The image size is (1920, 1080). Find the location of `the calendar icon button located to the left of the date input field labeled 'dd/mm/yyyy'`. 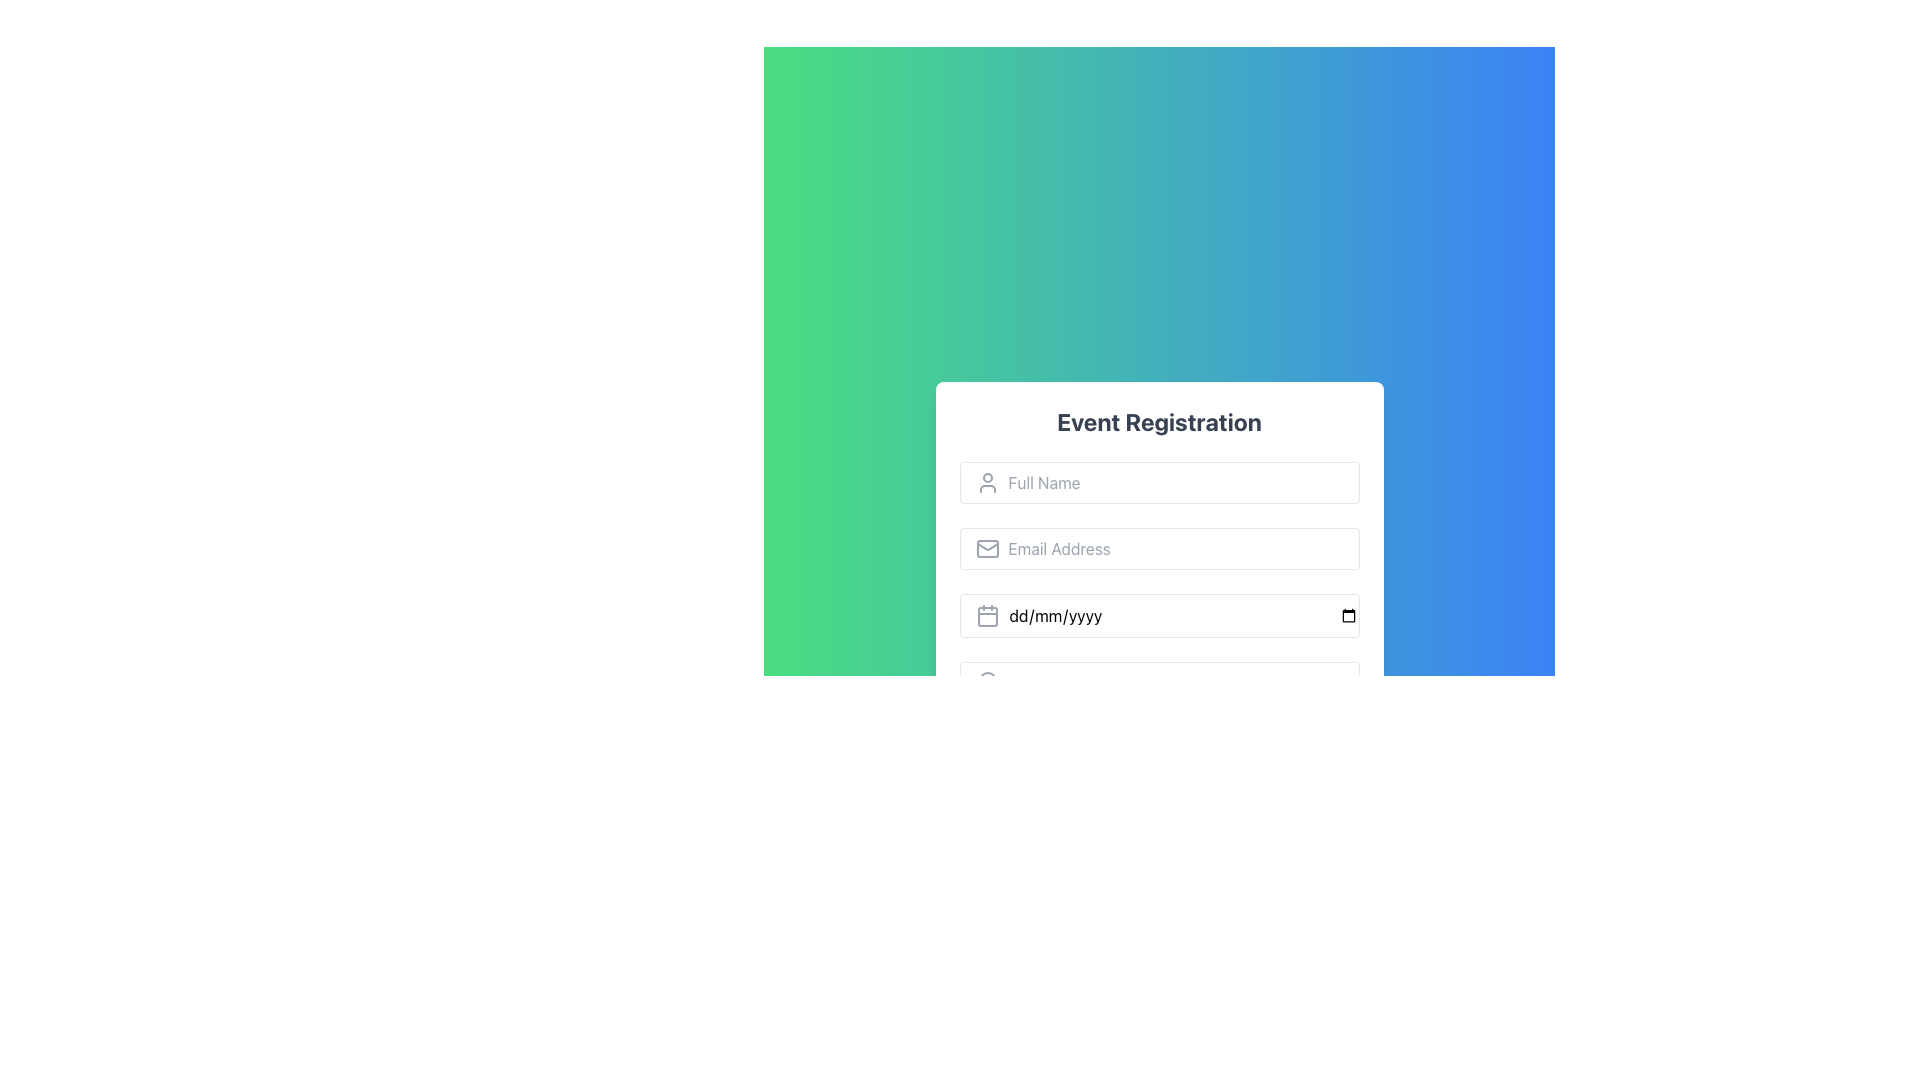

the calendar icon button located to the left of the date input field labeled 'dd/mm/yyyy' is located at coordinates (987, 615).